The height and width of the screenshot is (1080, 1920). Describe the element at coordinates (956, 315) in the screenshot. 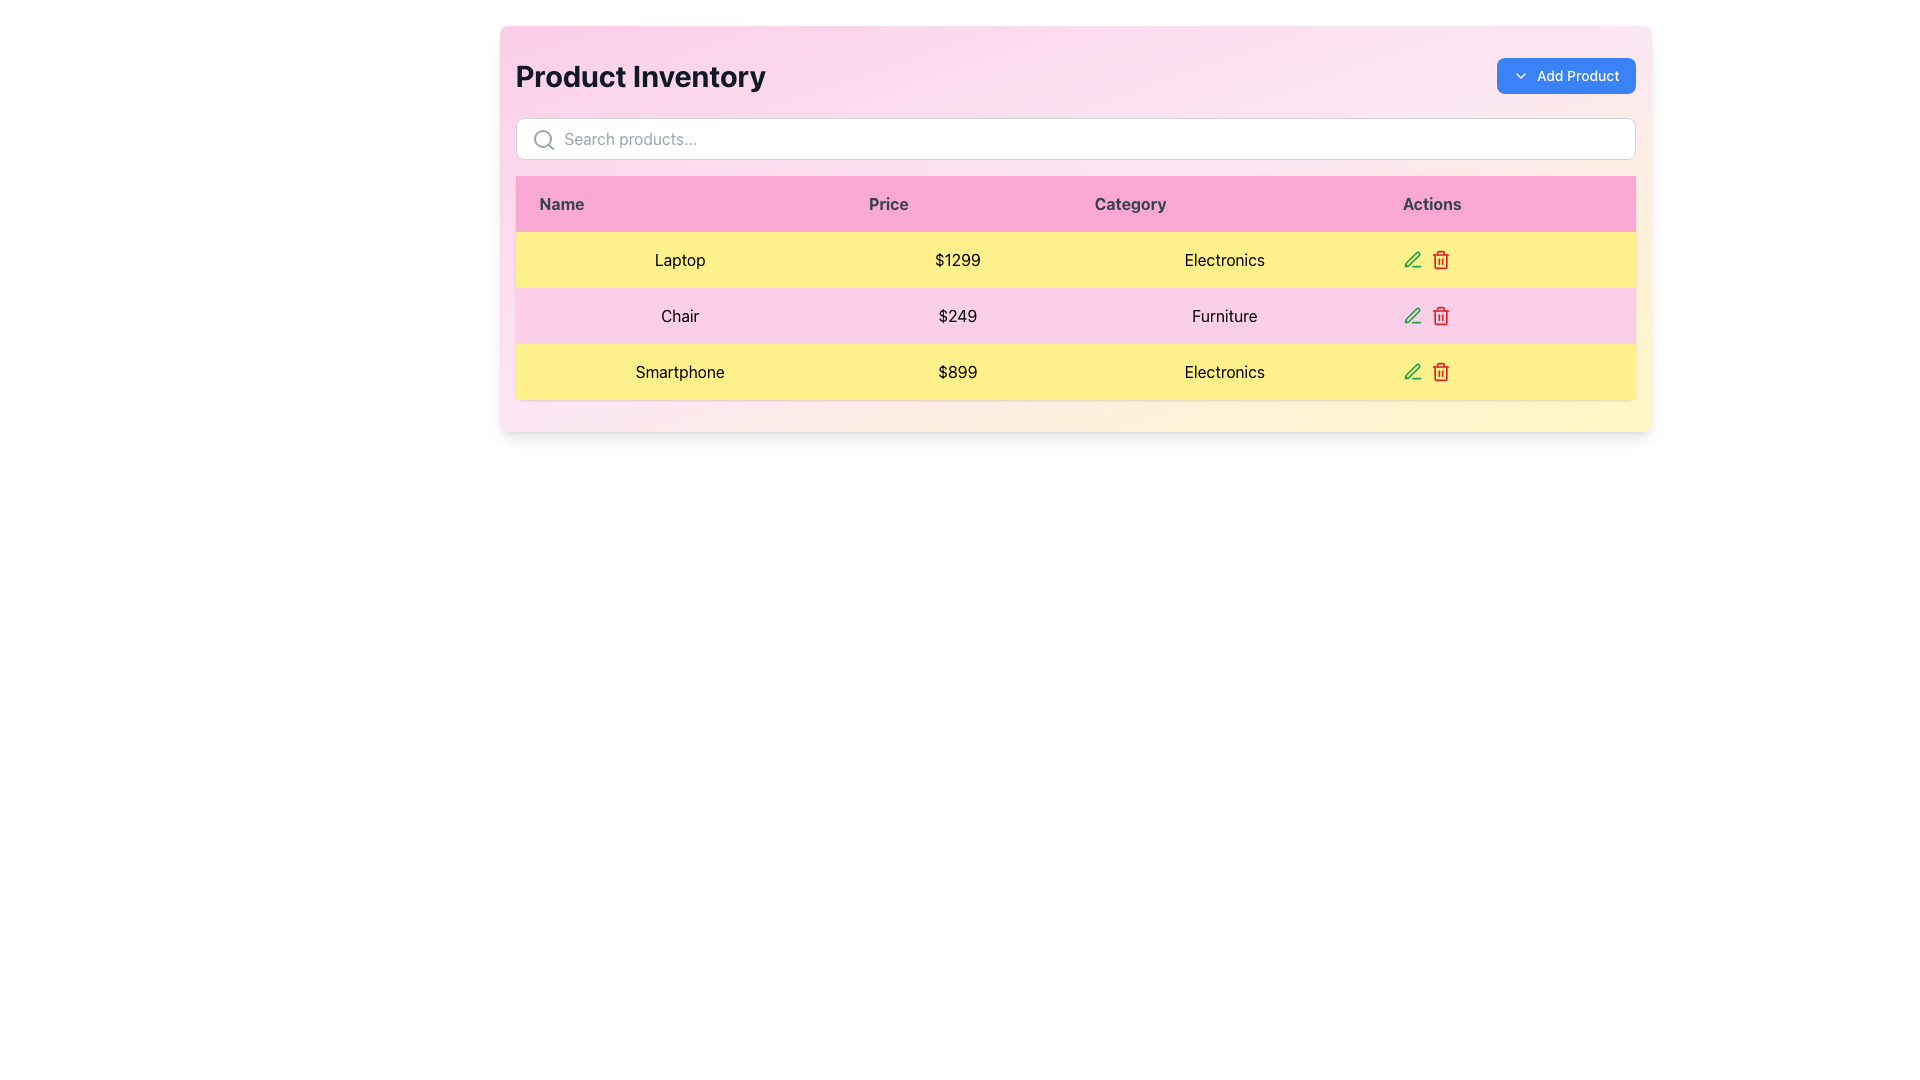

I see `the static text element that displays the product price, located in the second column under the 'Price' header, positioned between the 'Chair' and 'Furniture' elements` at that location.